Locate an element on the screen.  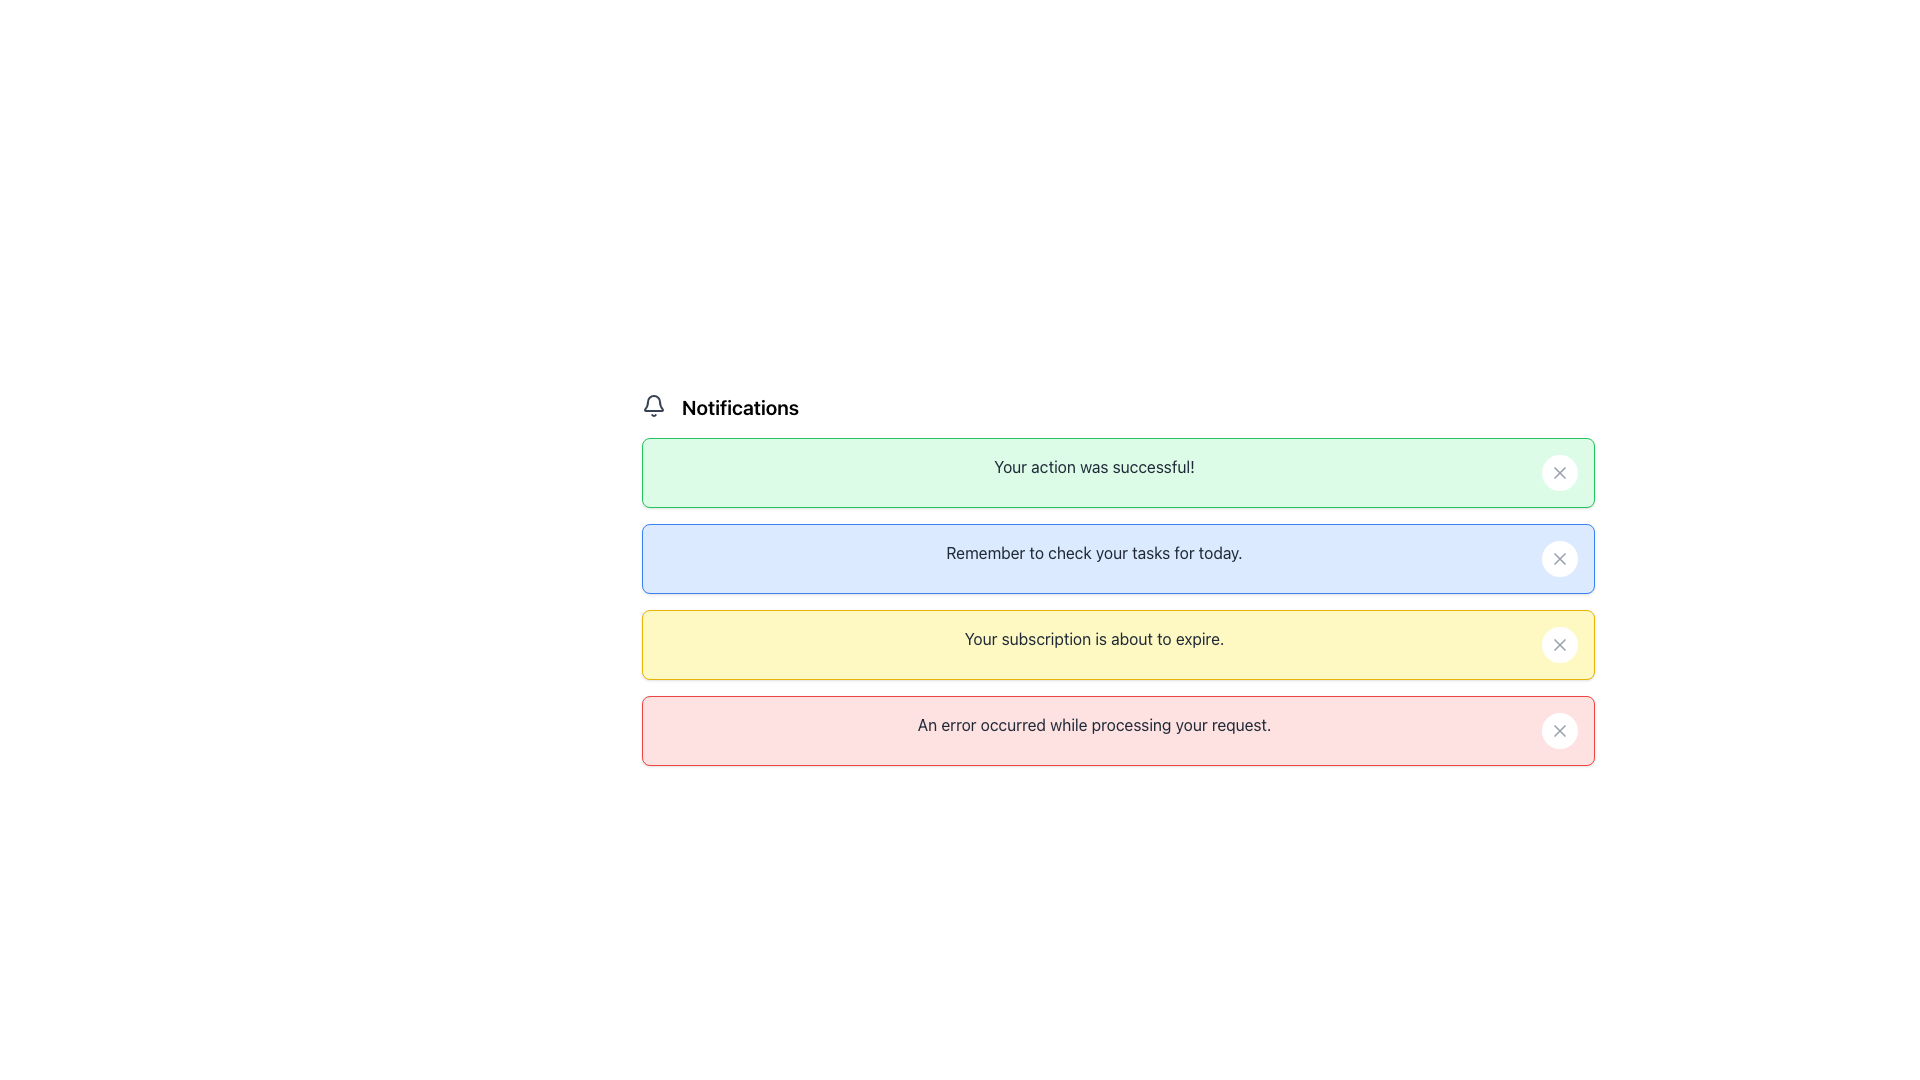
the diagonal line segment of the close icon located at the top right corner of the green notification box labeled 'Your action was successful!' is located at coordinates (1559, 473).